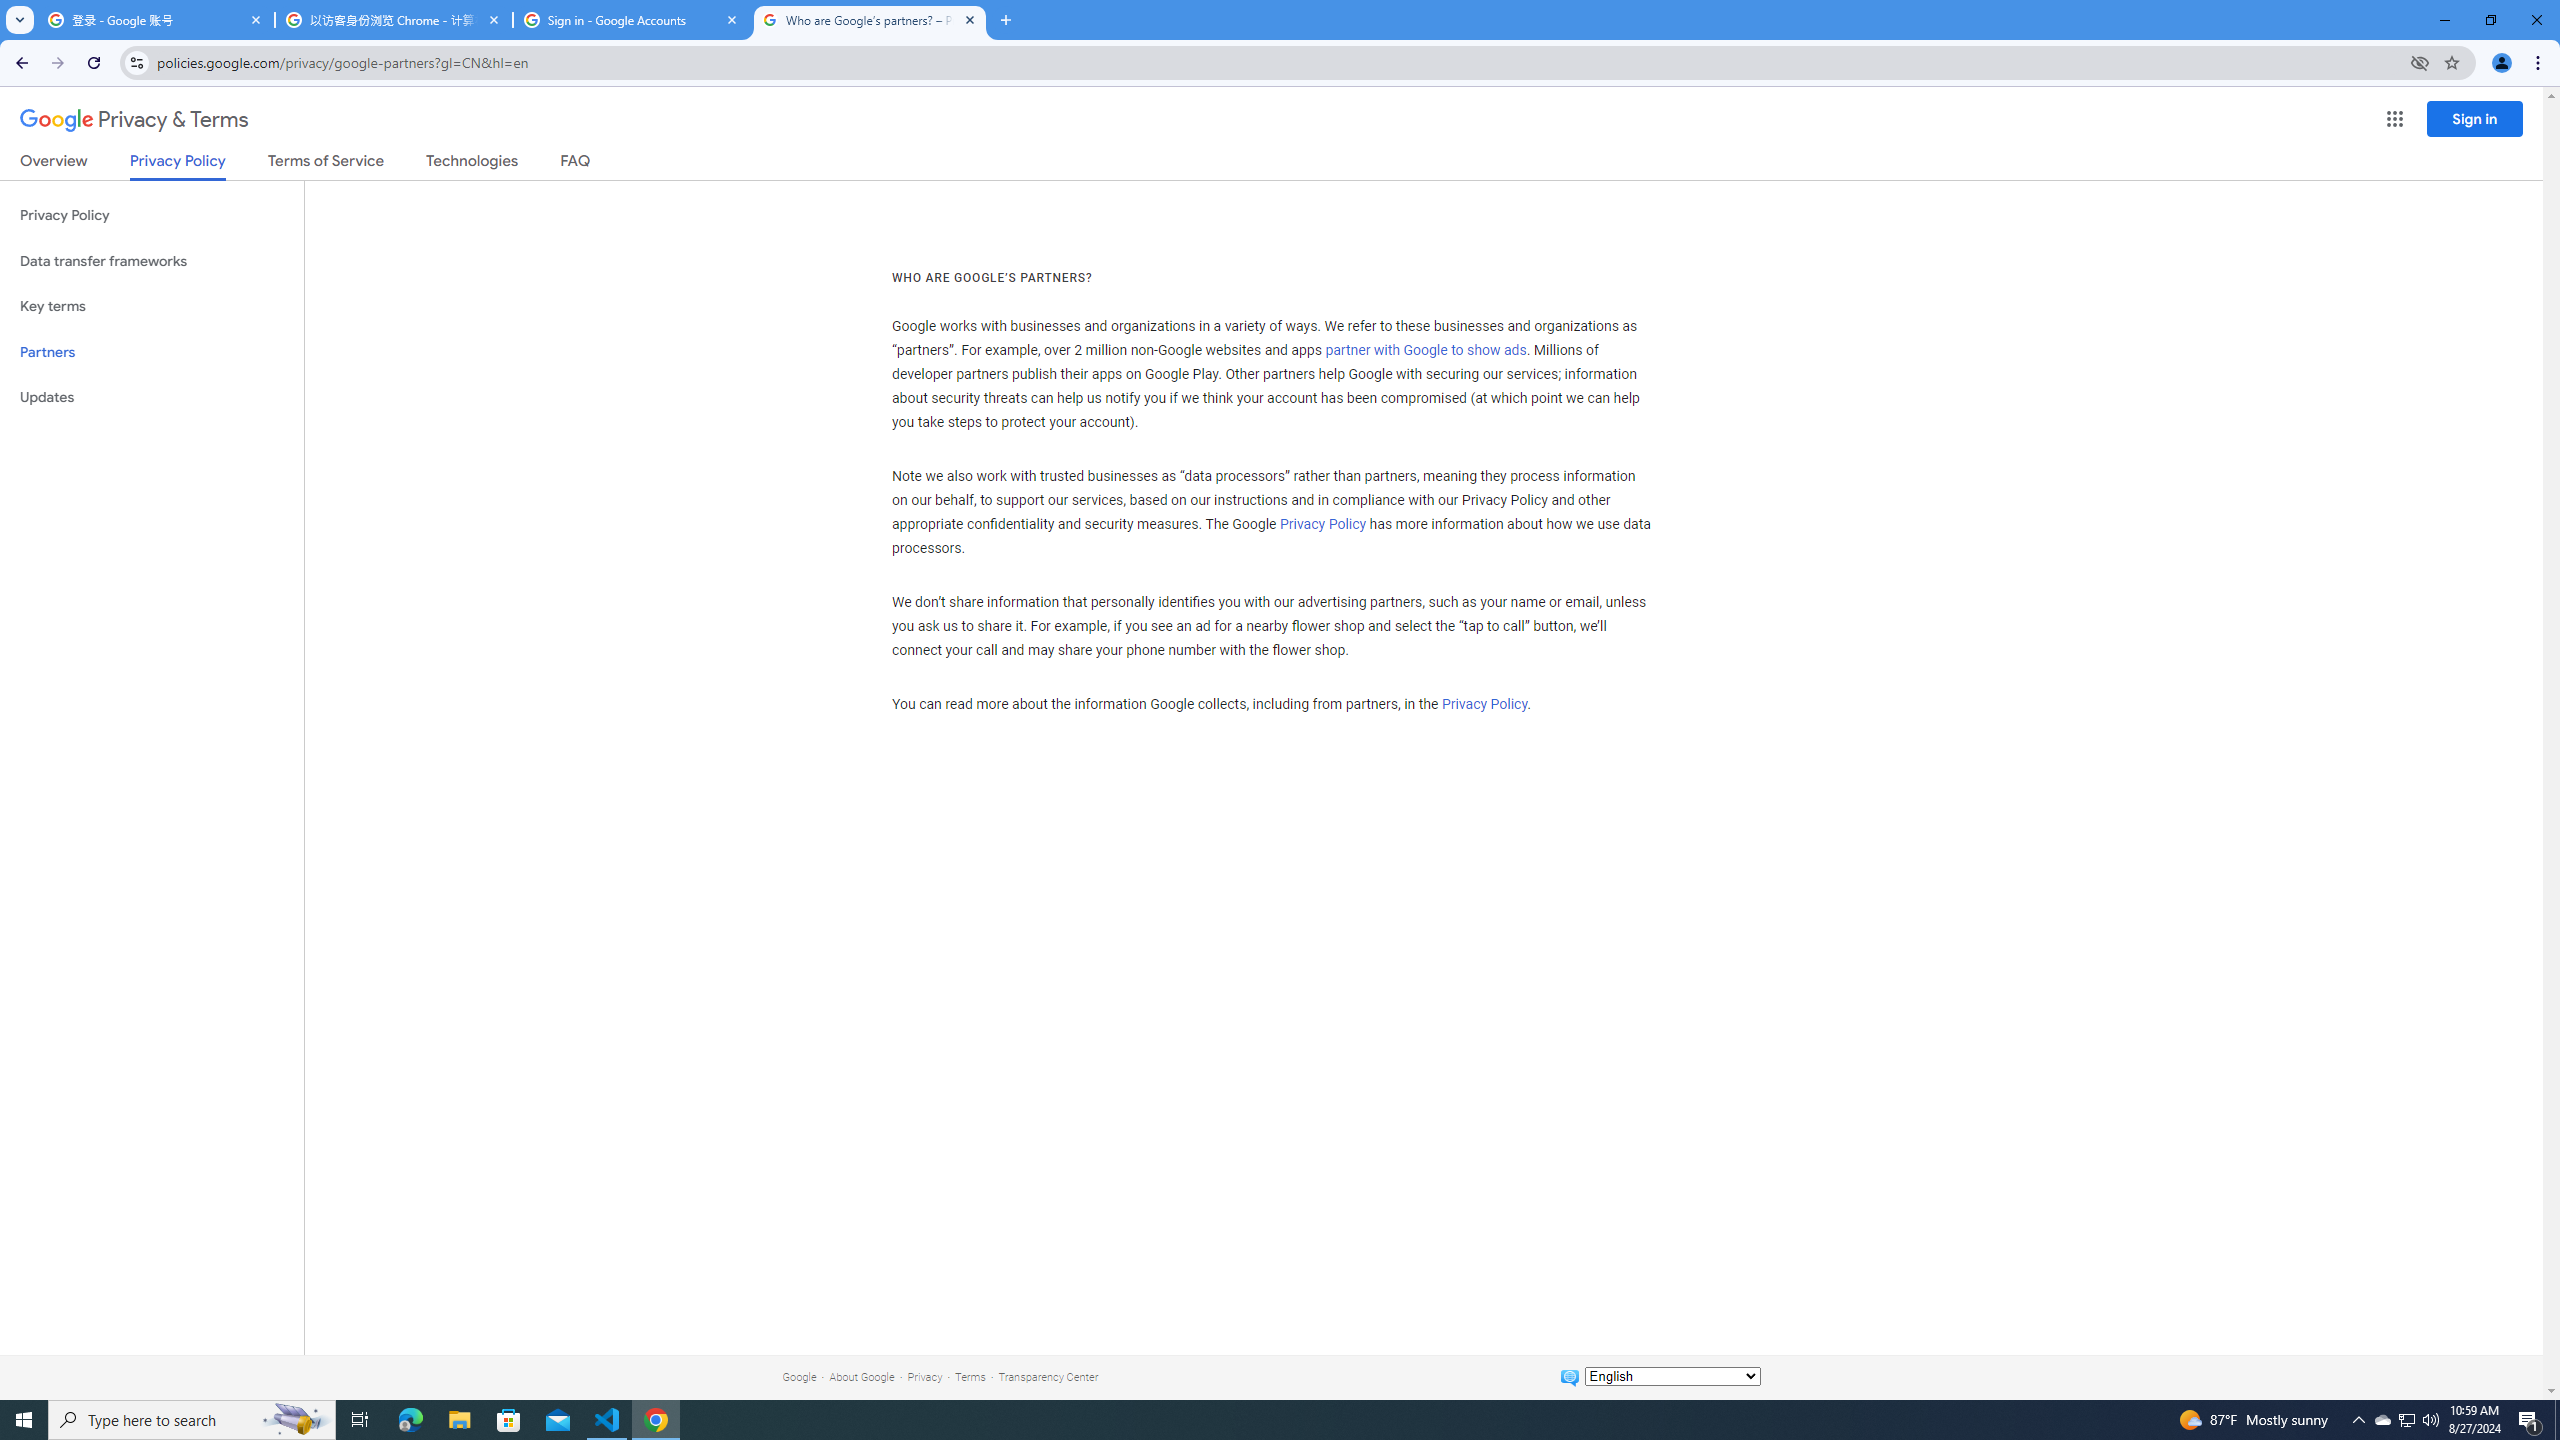 The image size is (2560, 1440). Describe the element at coordinates (1424, 351) in the screenshot. I see `'partner with Google to show ads'` at that location.